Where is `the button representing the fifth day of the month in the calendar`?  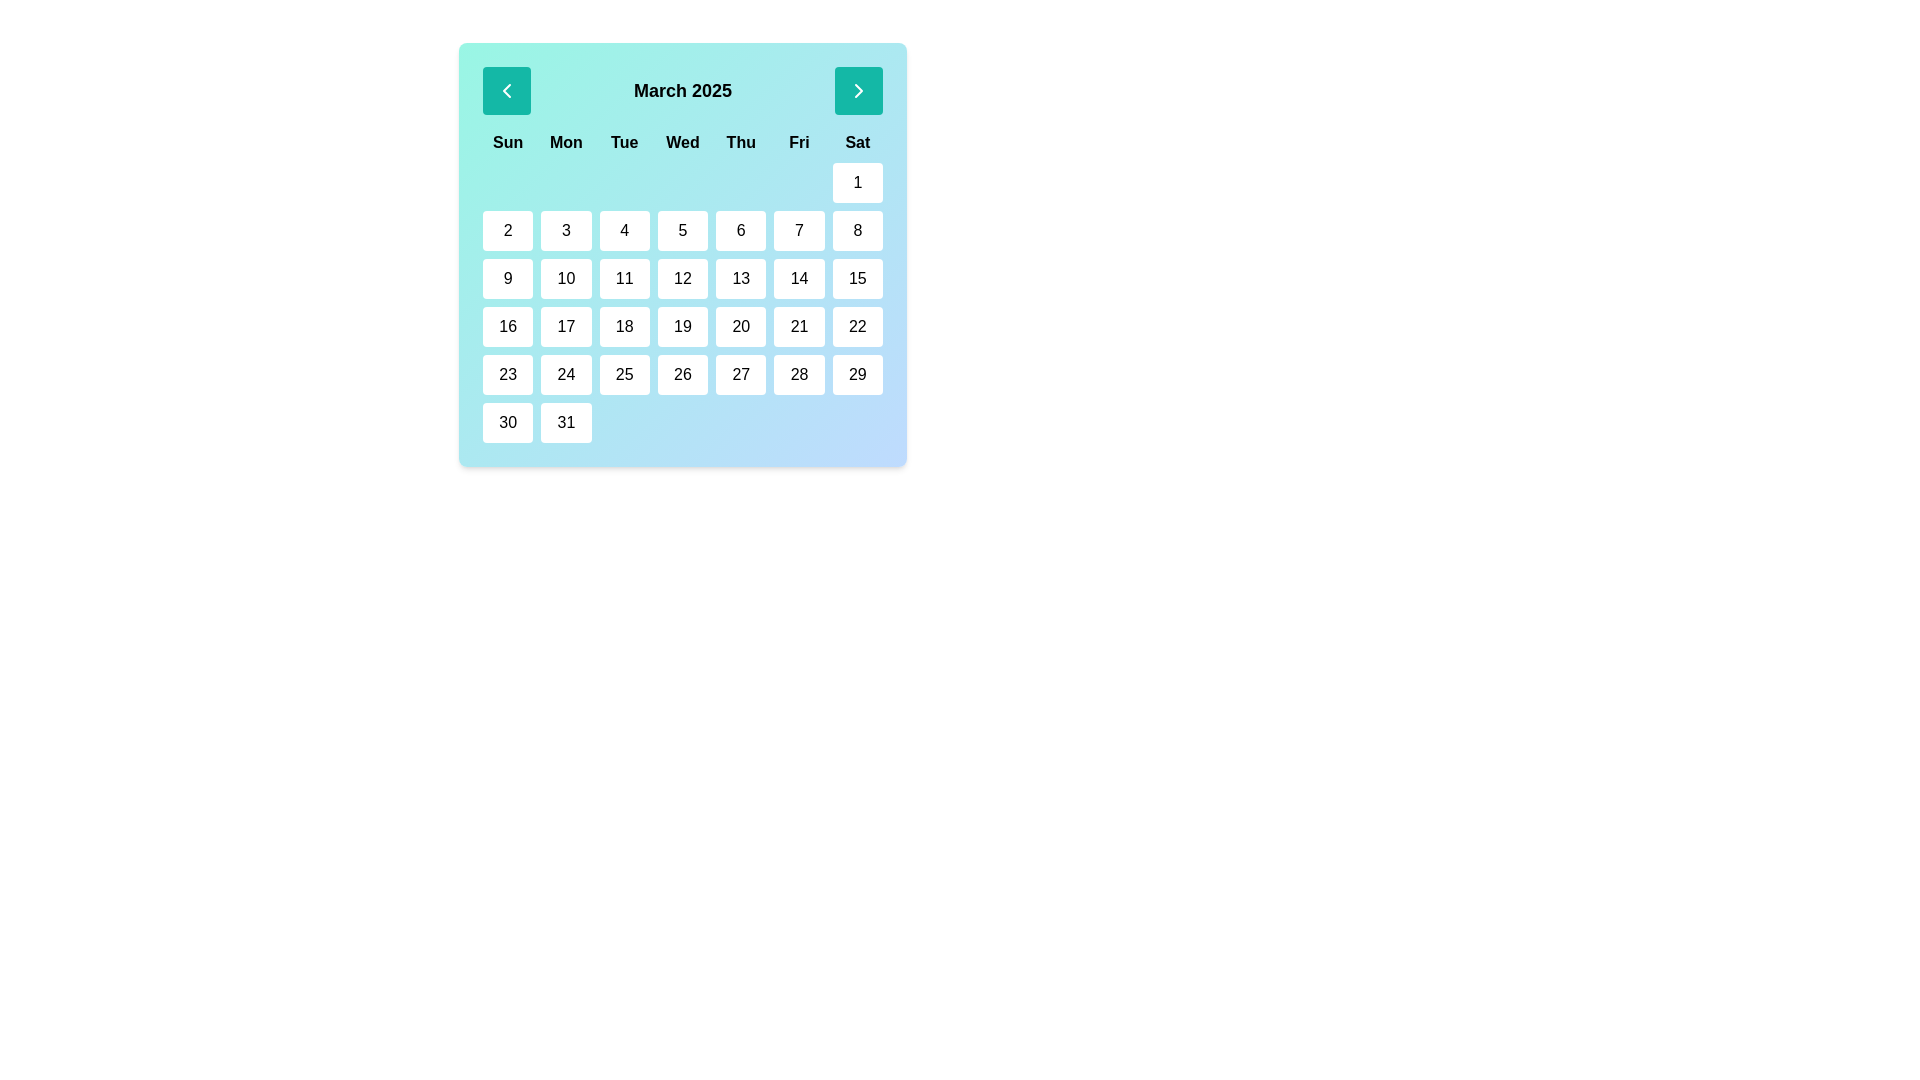 the button representing the fifth day of the month in the calendar is located at coordinates (682, 230).